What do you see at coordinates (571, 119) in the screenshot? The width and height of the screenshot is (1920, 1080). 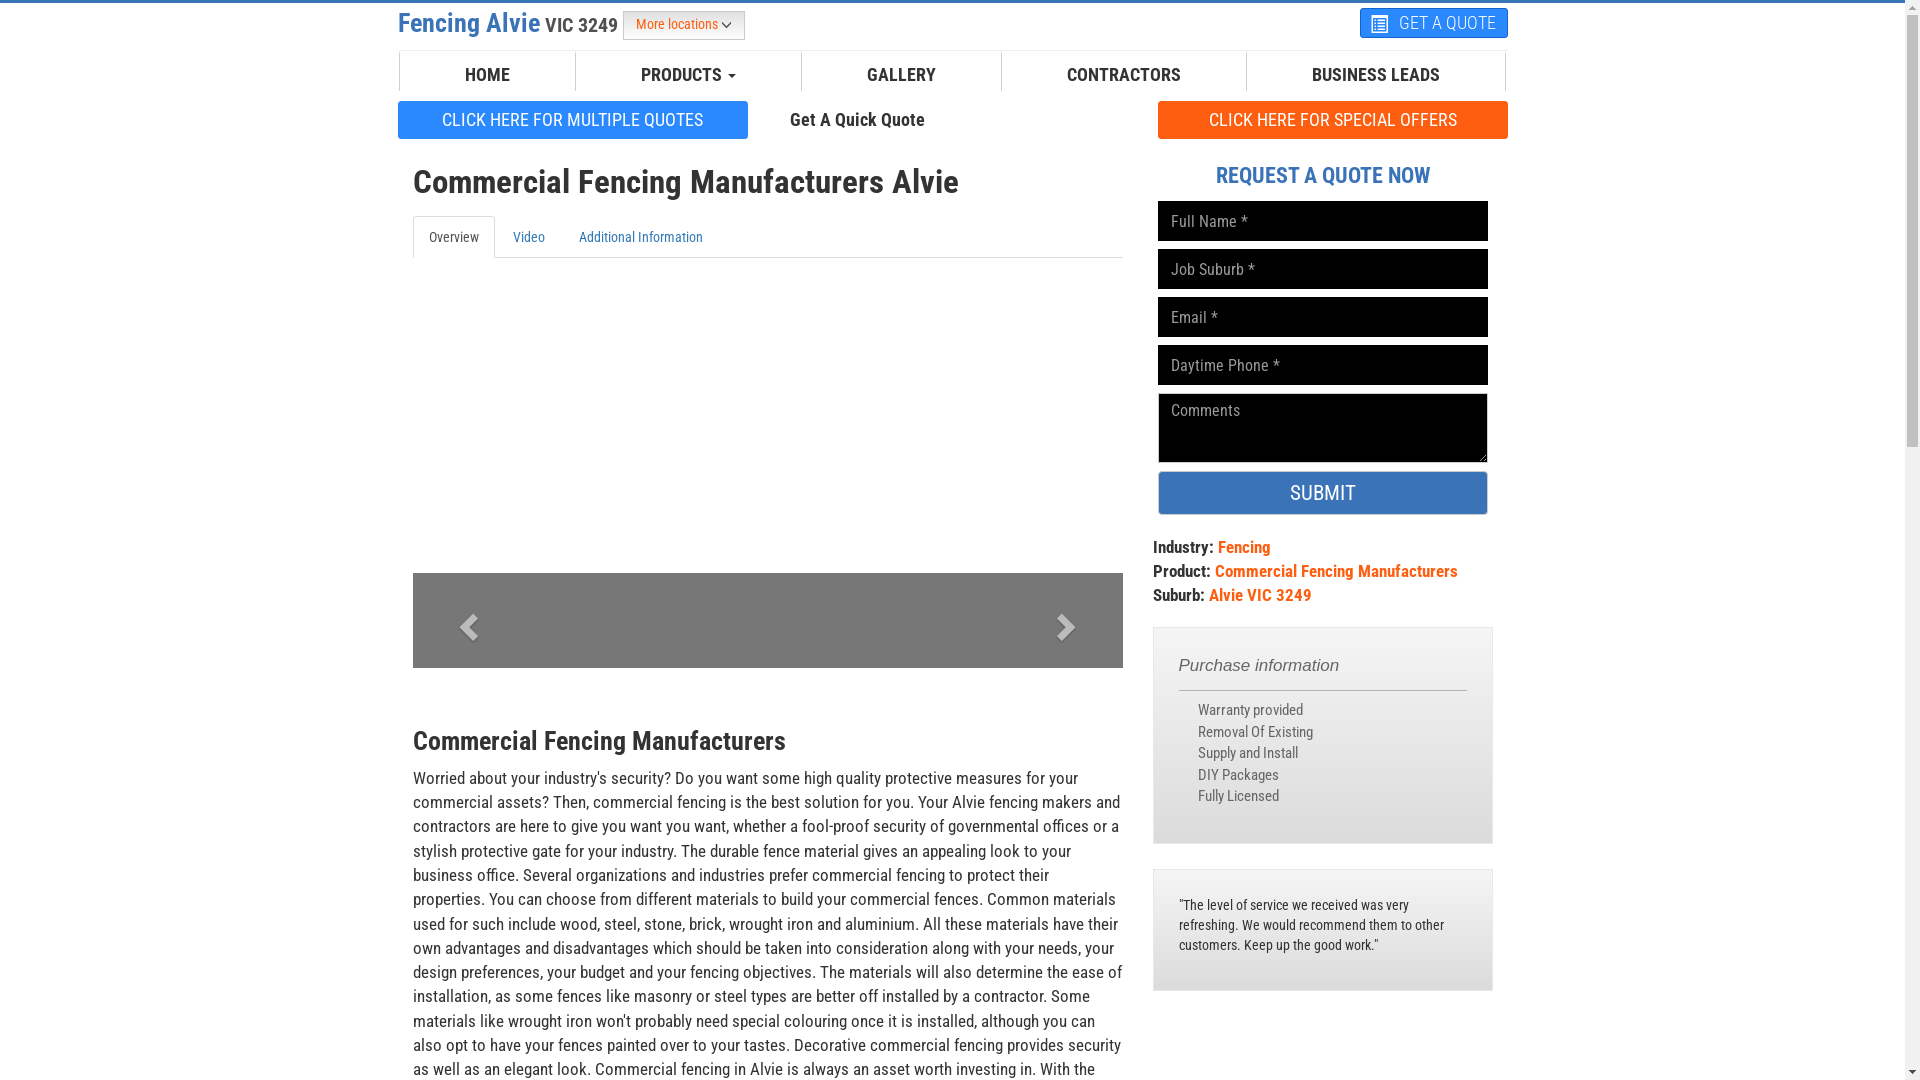 I see `'CLICK HERE FOR MULTIPLE QUOTES'` at bounding box center [571, 119].